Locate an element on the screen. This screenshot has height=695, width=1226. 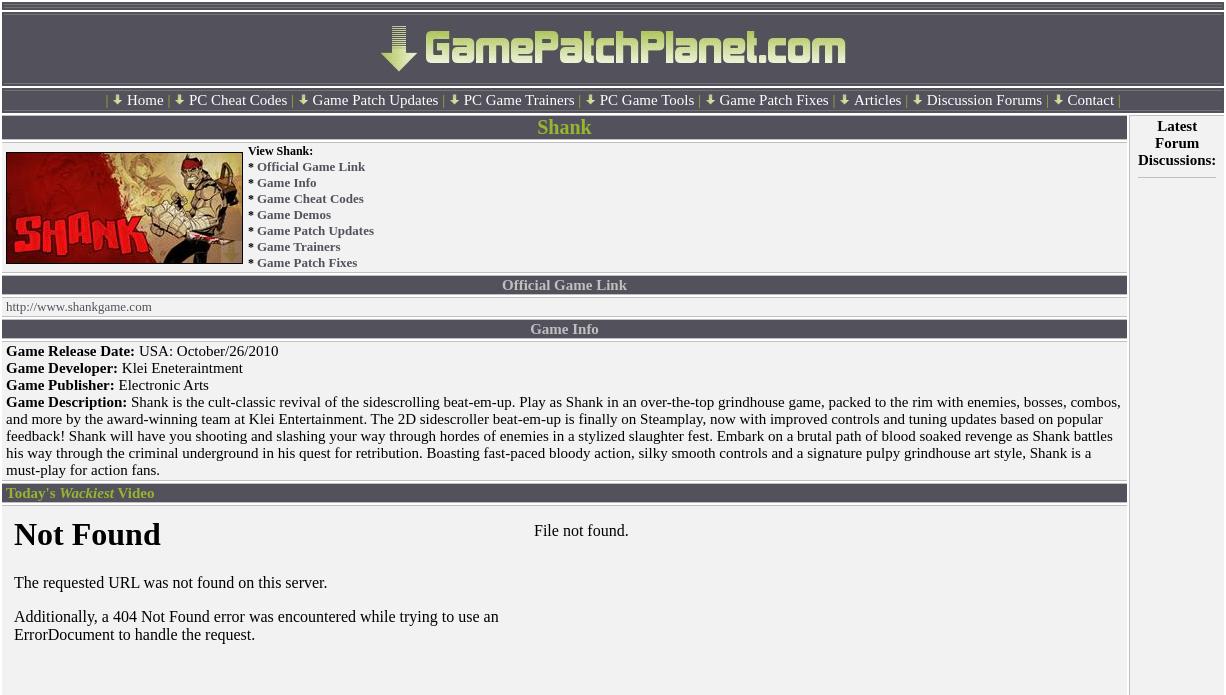
'Discussion
        Forums' is located at coordinates (924, 99).